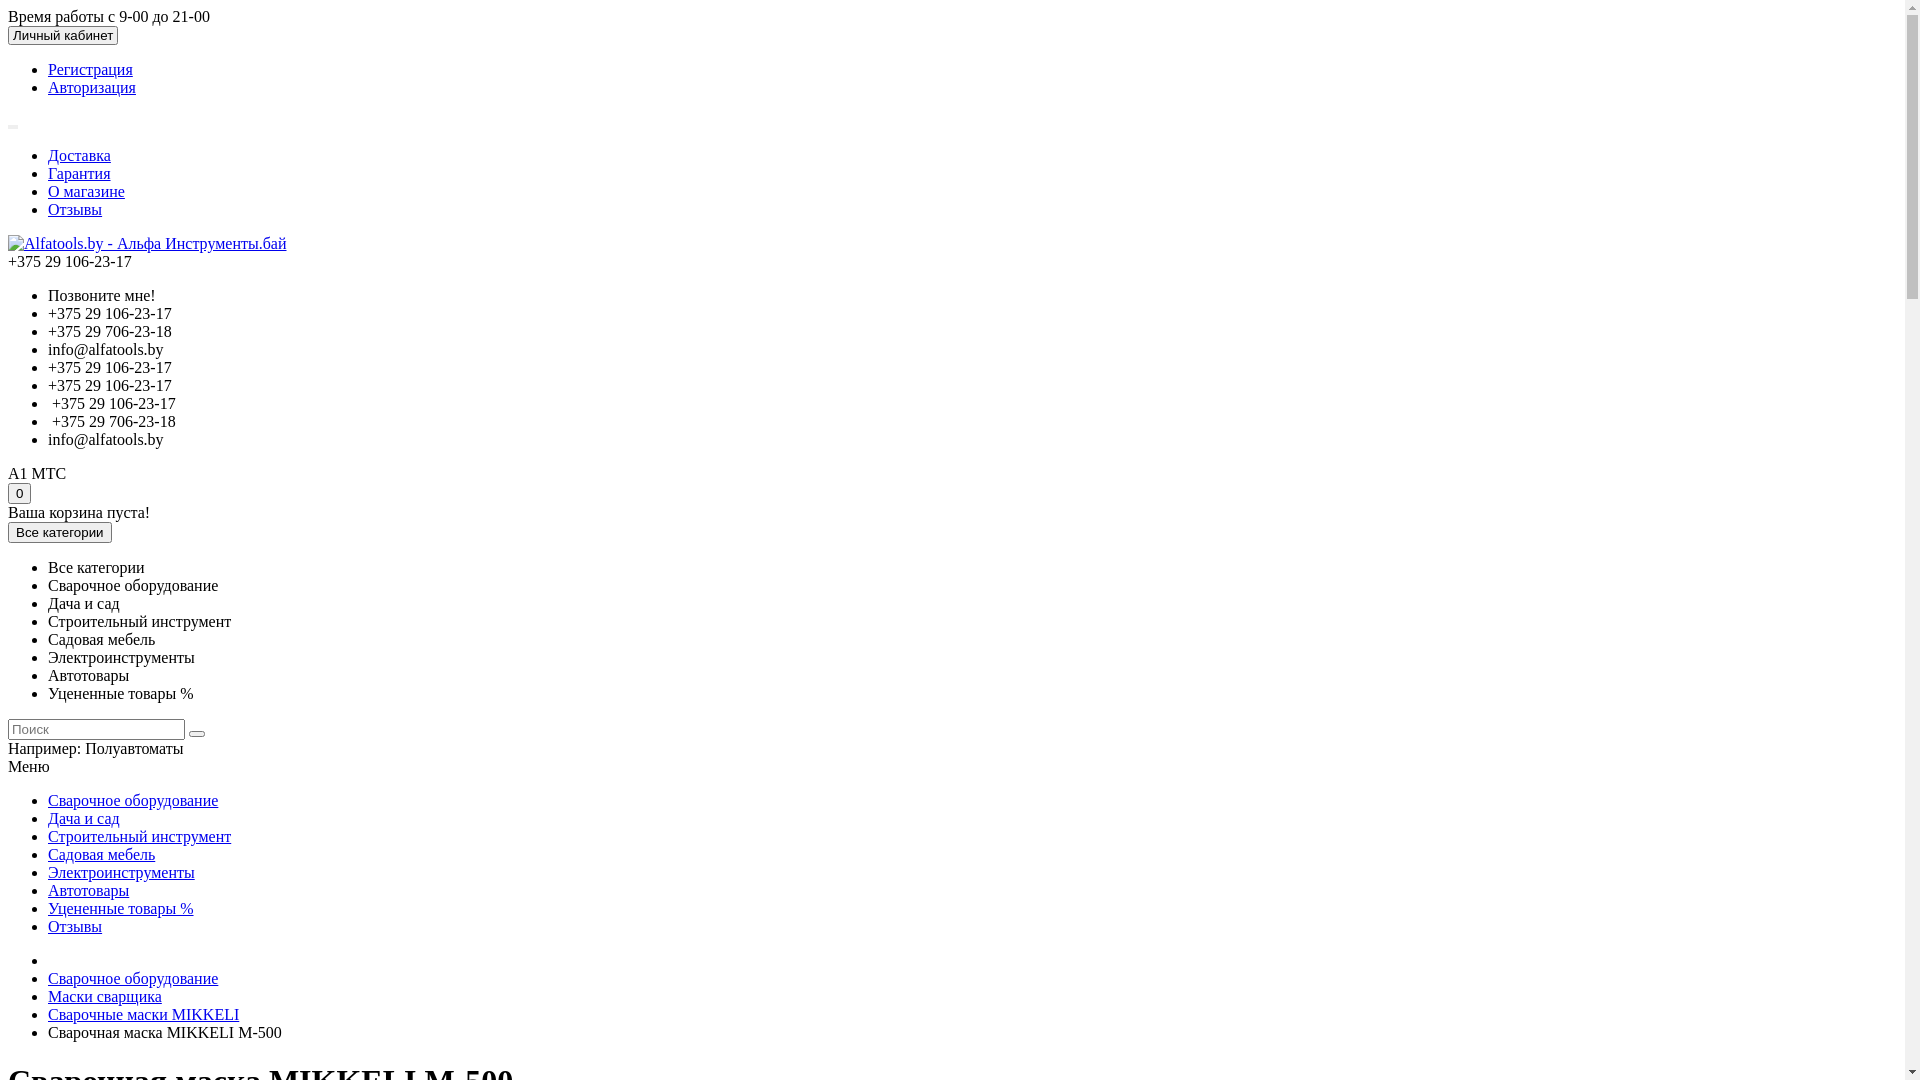 This screenshot has height=1080, width=1920. What do you see at coordinates (109, 385) in the screenshot?
I see `'+375 29 106-23-17'` at bounding box center [109, 385].